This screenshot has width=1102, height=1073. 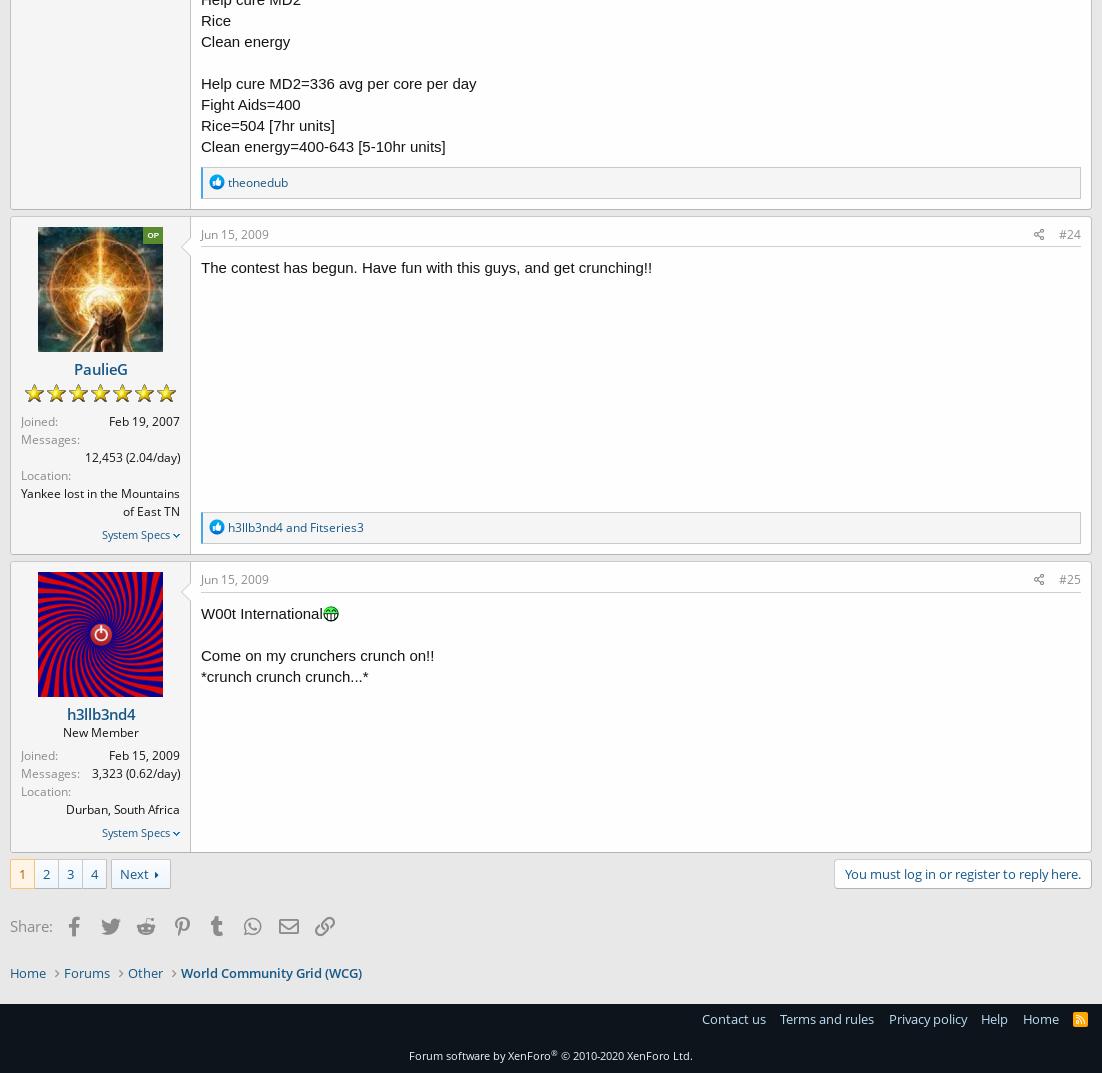 I want to click on 'Feb 15, 2009', so click(x=143, y=754).